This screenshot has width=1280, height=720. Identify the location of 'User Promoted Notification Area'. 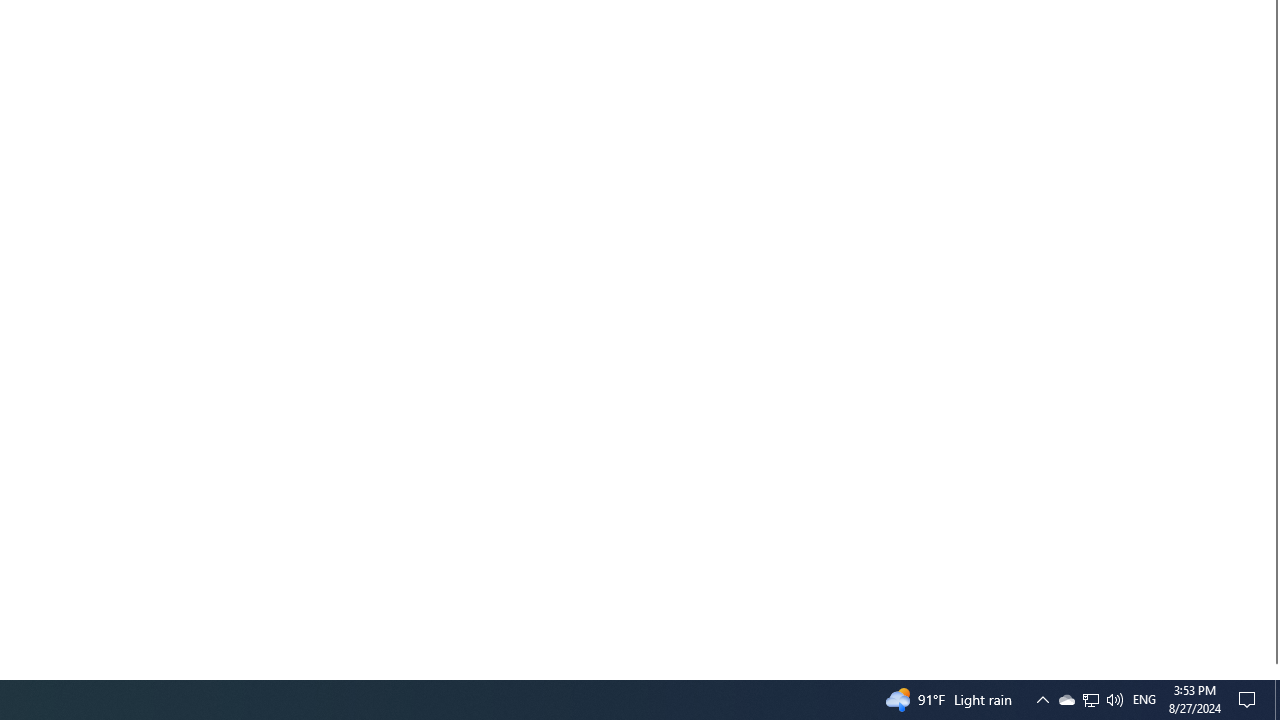
(1089, 698).